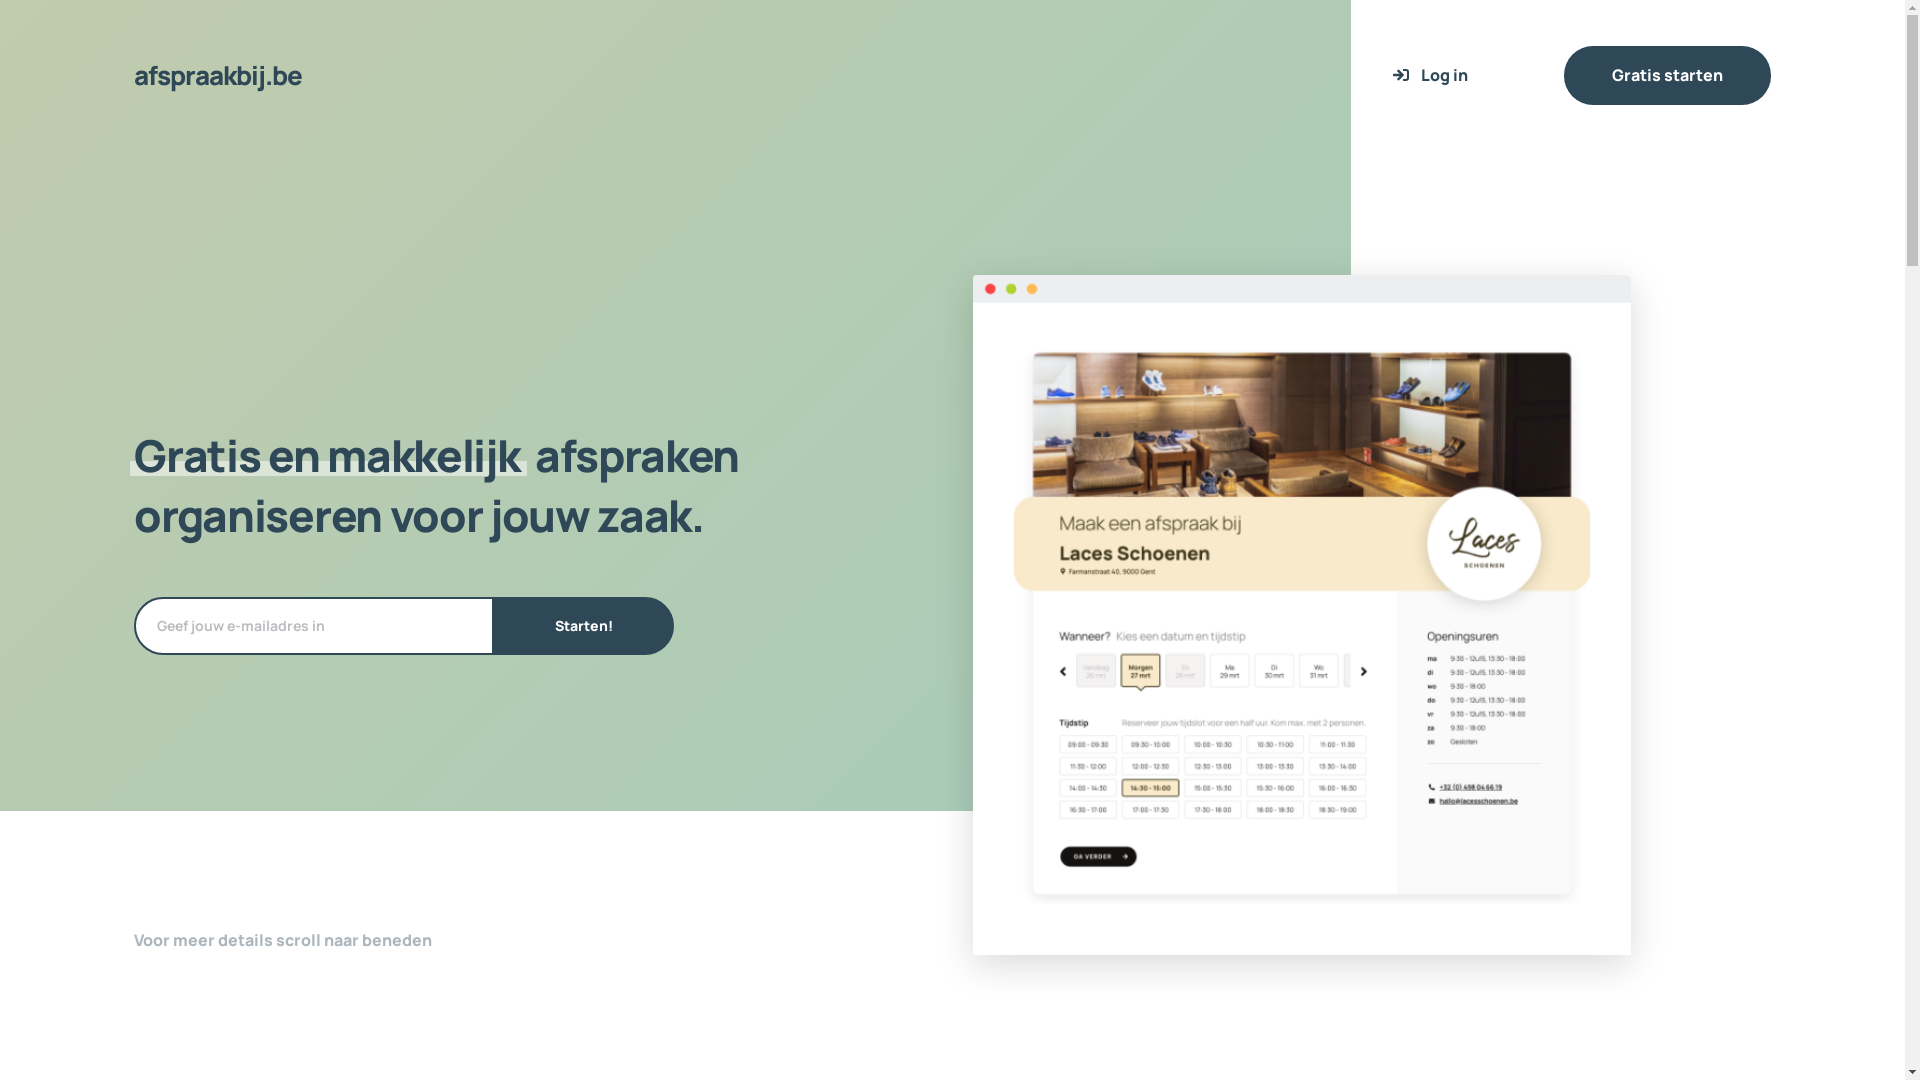  Describe the element at coordinates (583, 624) in the screenshot. I see `'Starten!'` at that location.